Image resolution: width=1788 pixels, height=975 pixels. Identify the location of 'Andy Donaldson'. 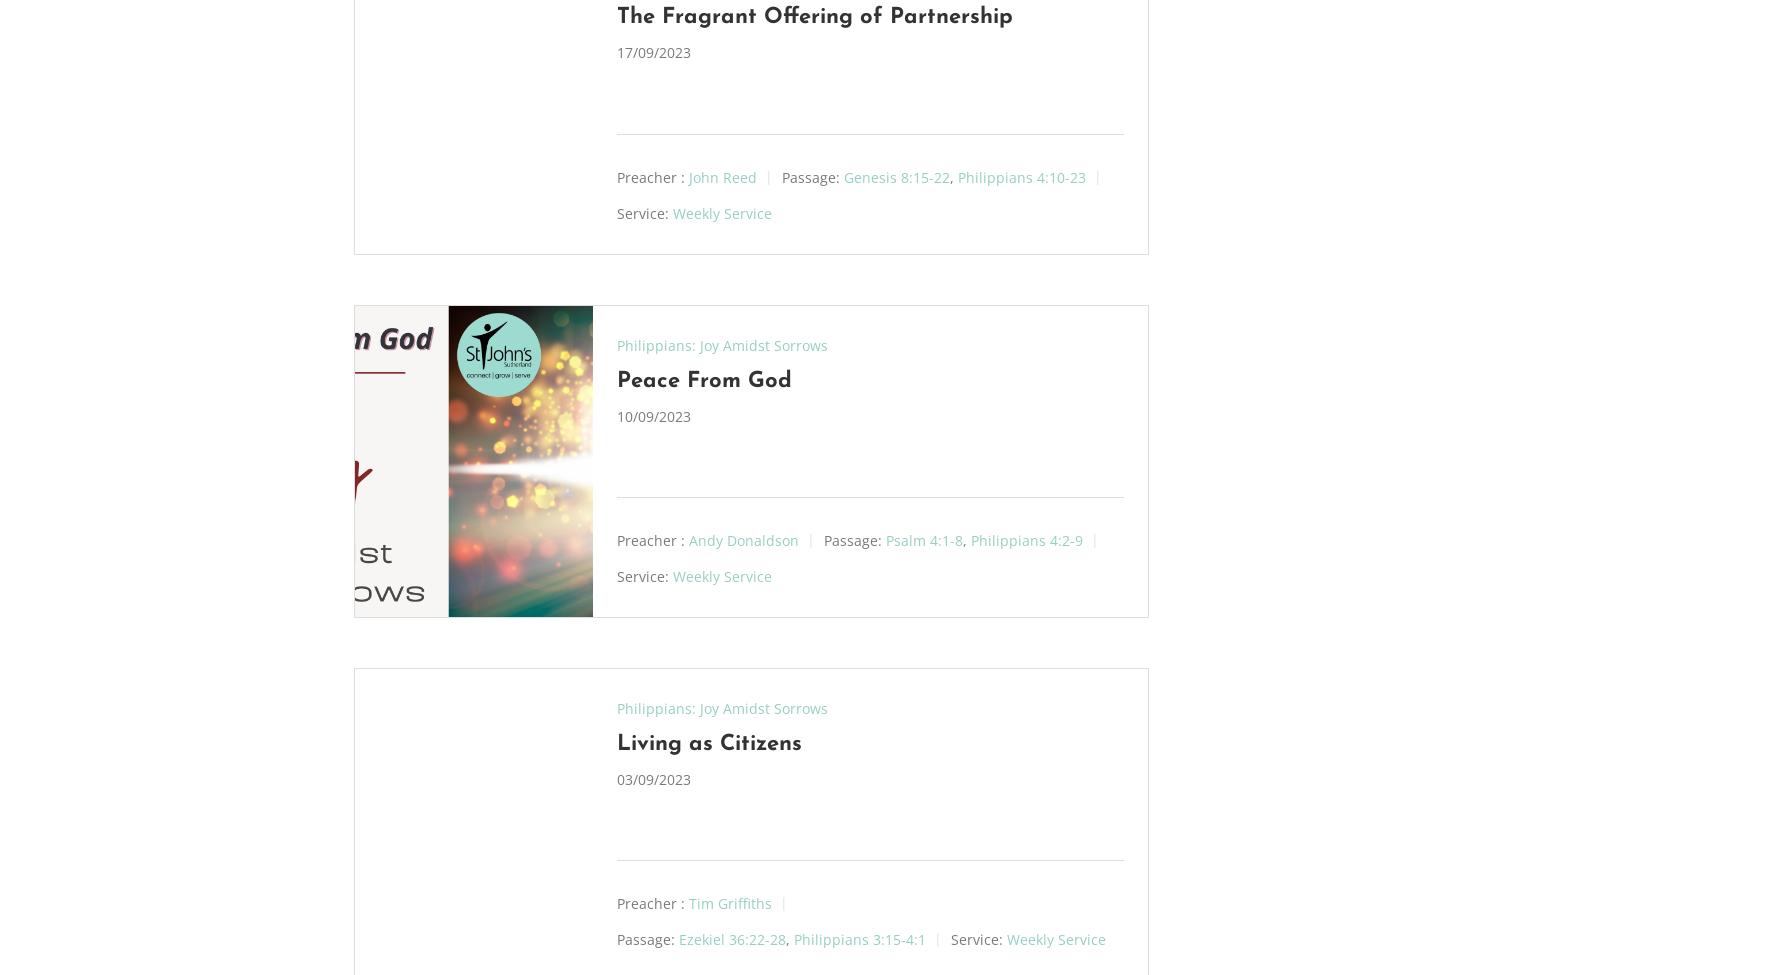
(741, 539).